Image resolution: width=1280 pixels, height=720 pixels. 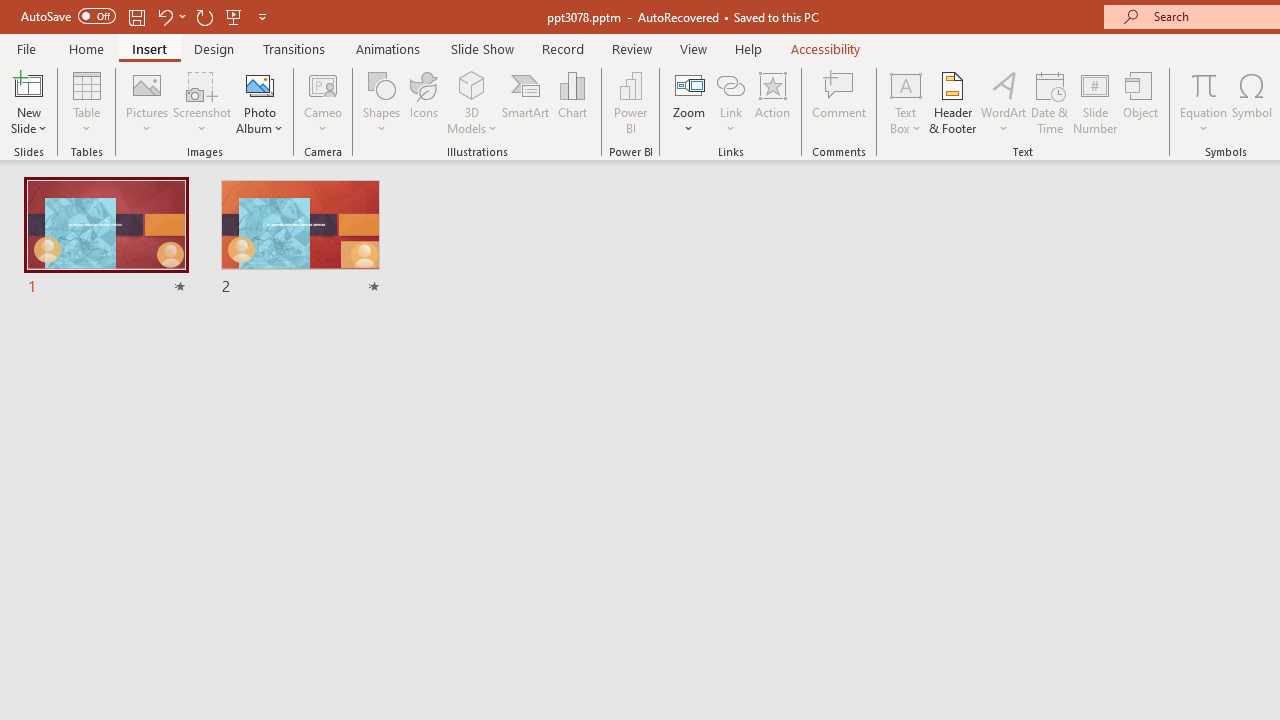 I want to click on 'Slide Number', so click(x=1094, y=103).